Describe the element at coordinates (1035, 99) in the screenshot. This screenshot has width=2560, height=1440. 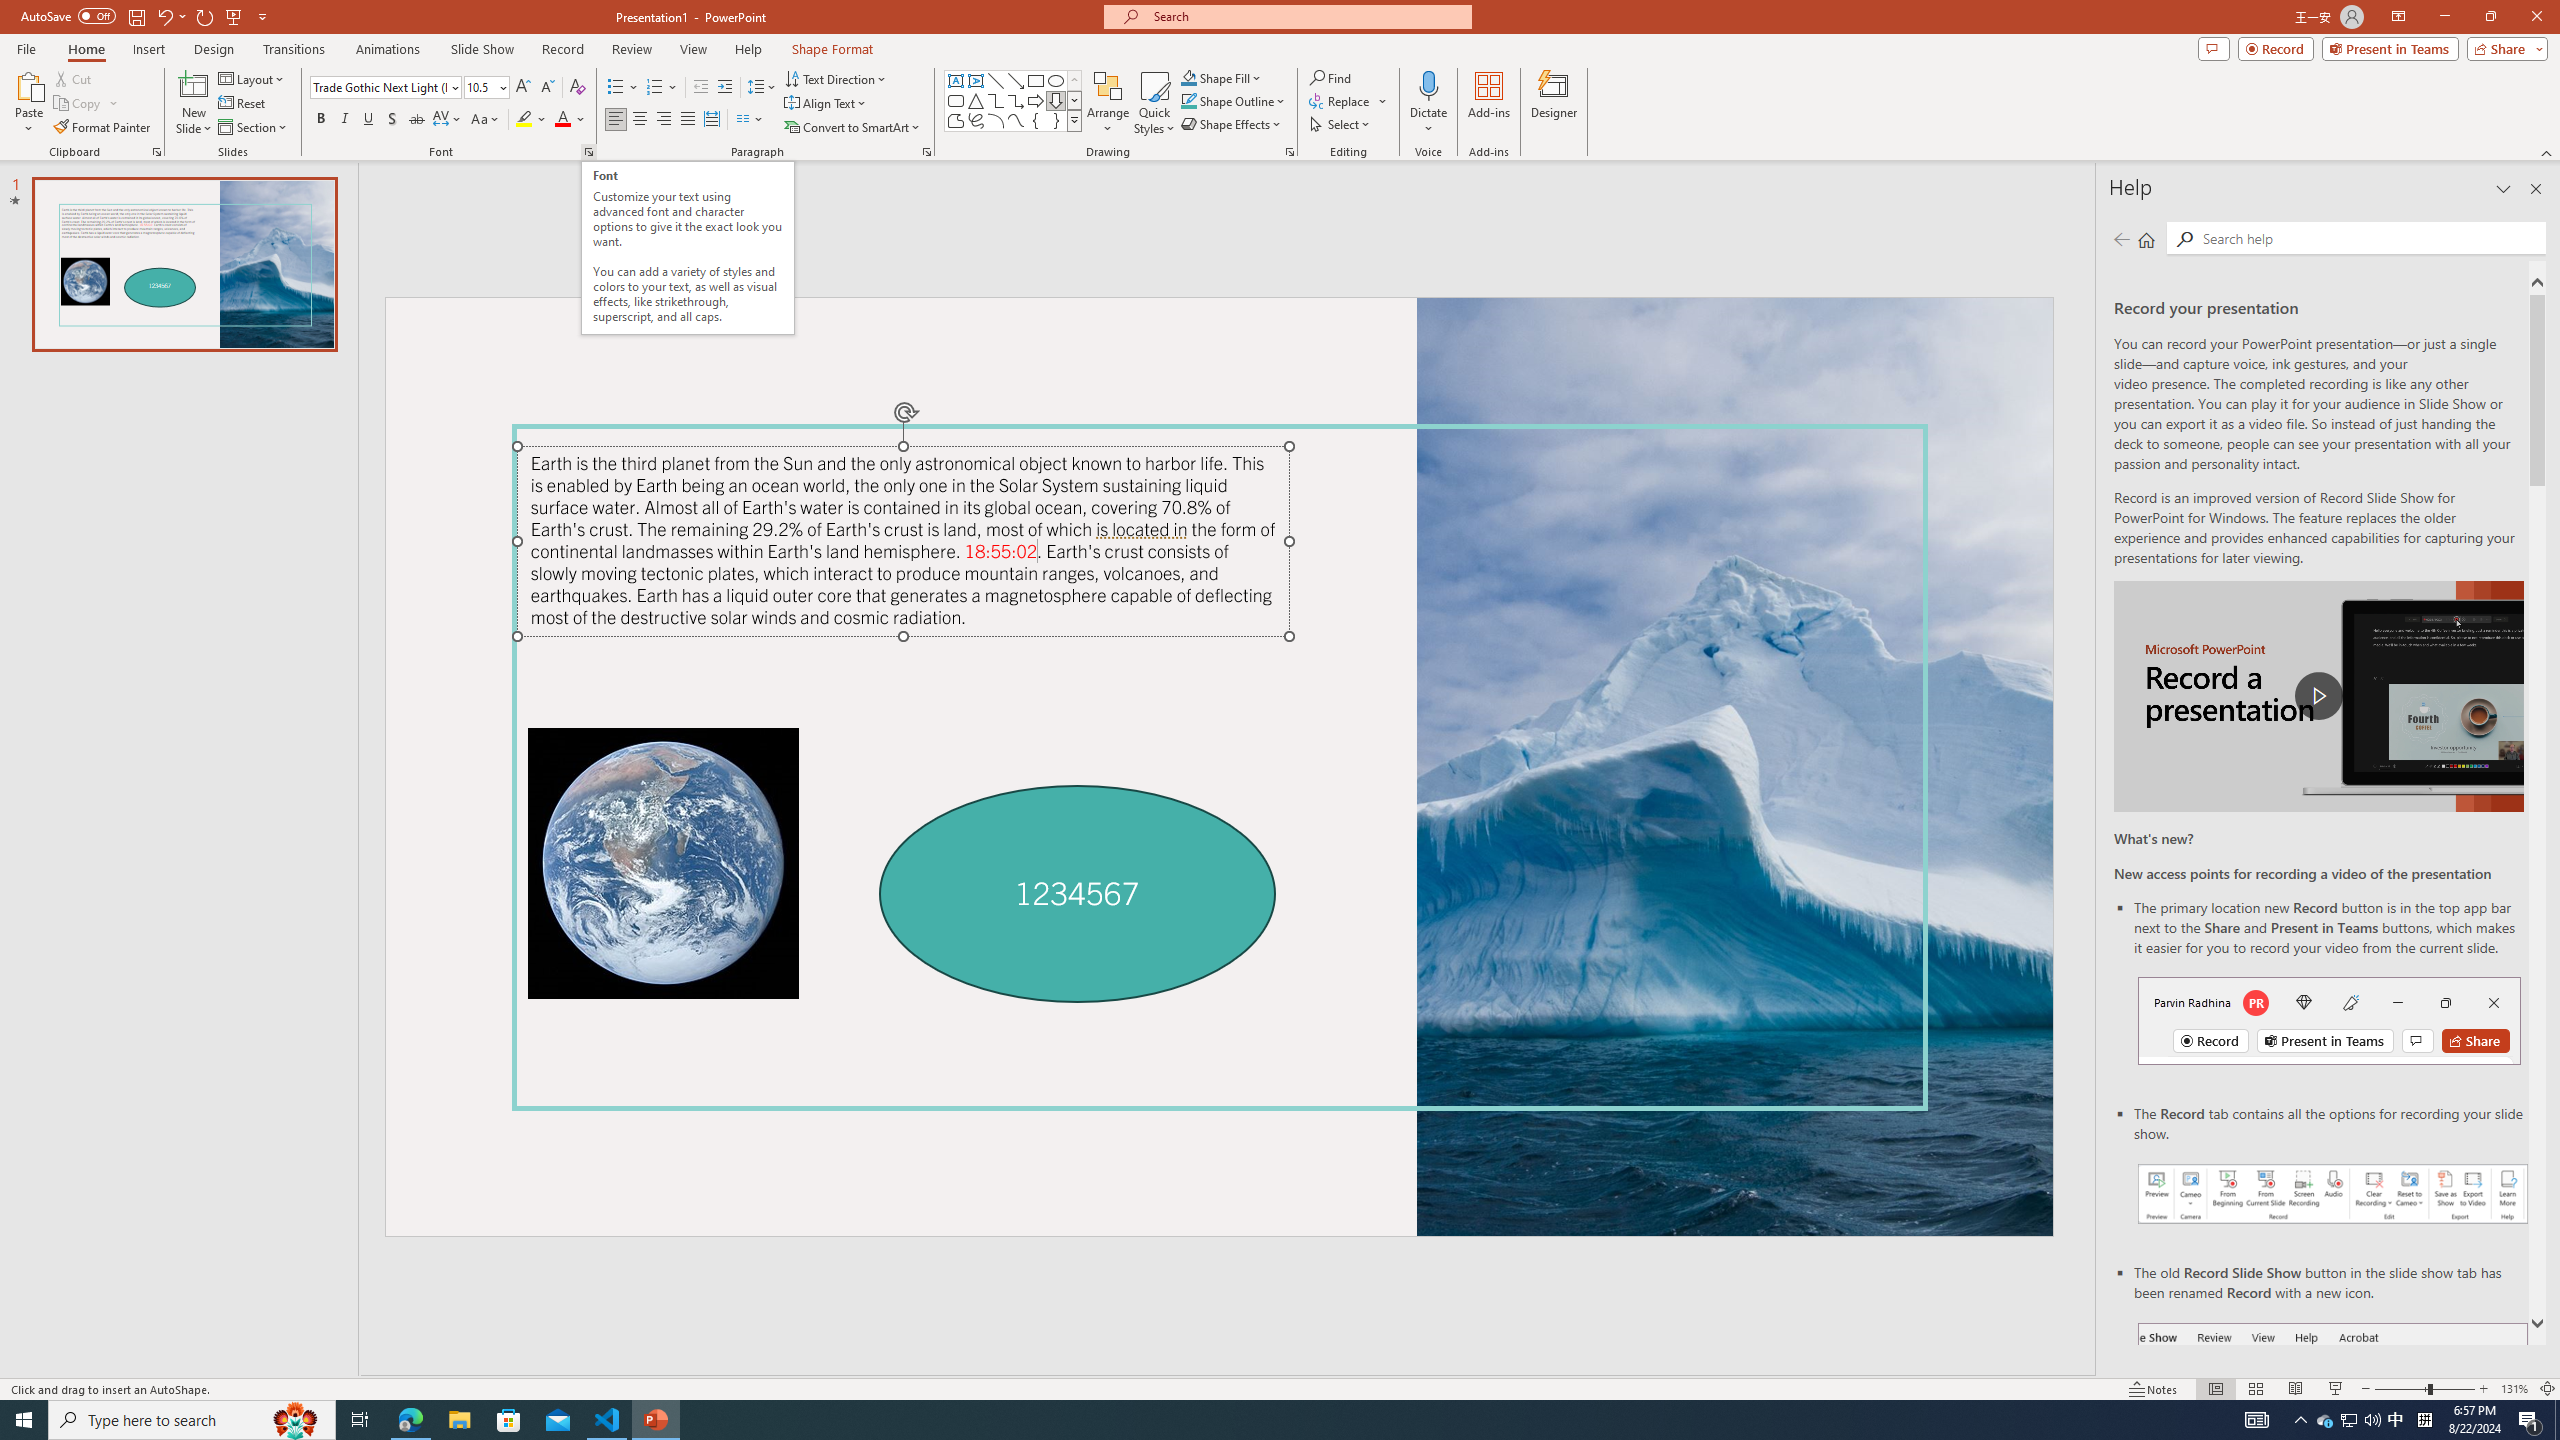
I see `'Arrow: Right'` at that location.